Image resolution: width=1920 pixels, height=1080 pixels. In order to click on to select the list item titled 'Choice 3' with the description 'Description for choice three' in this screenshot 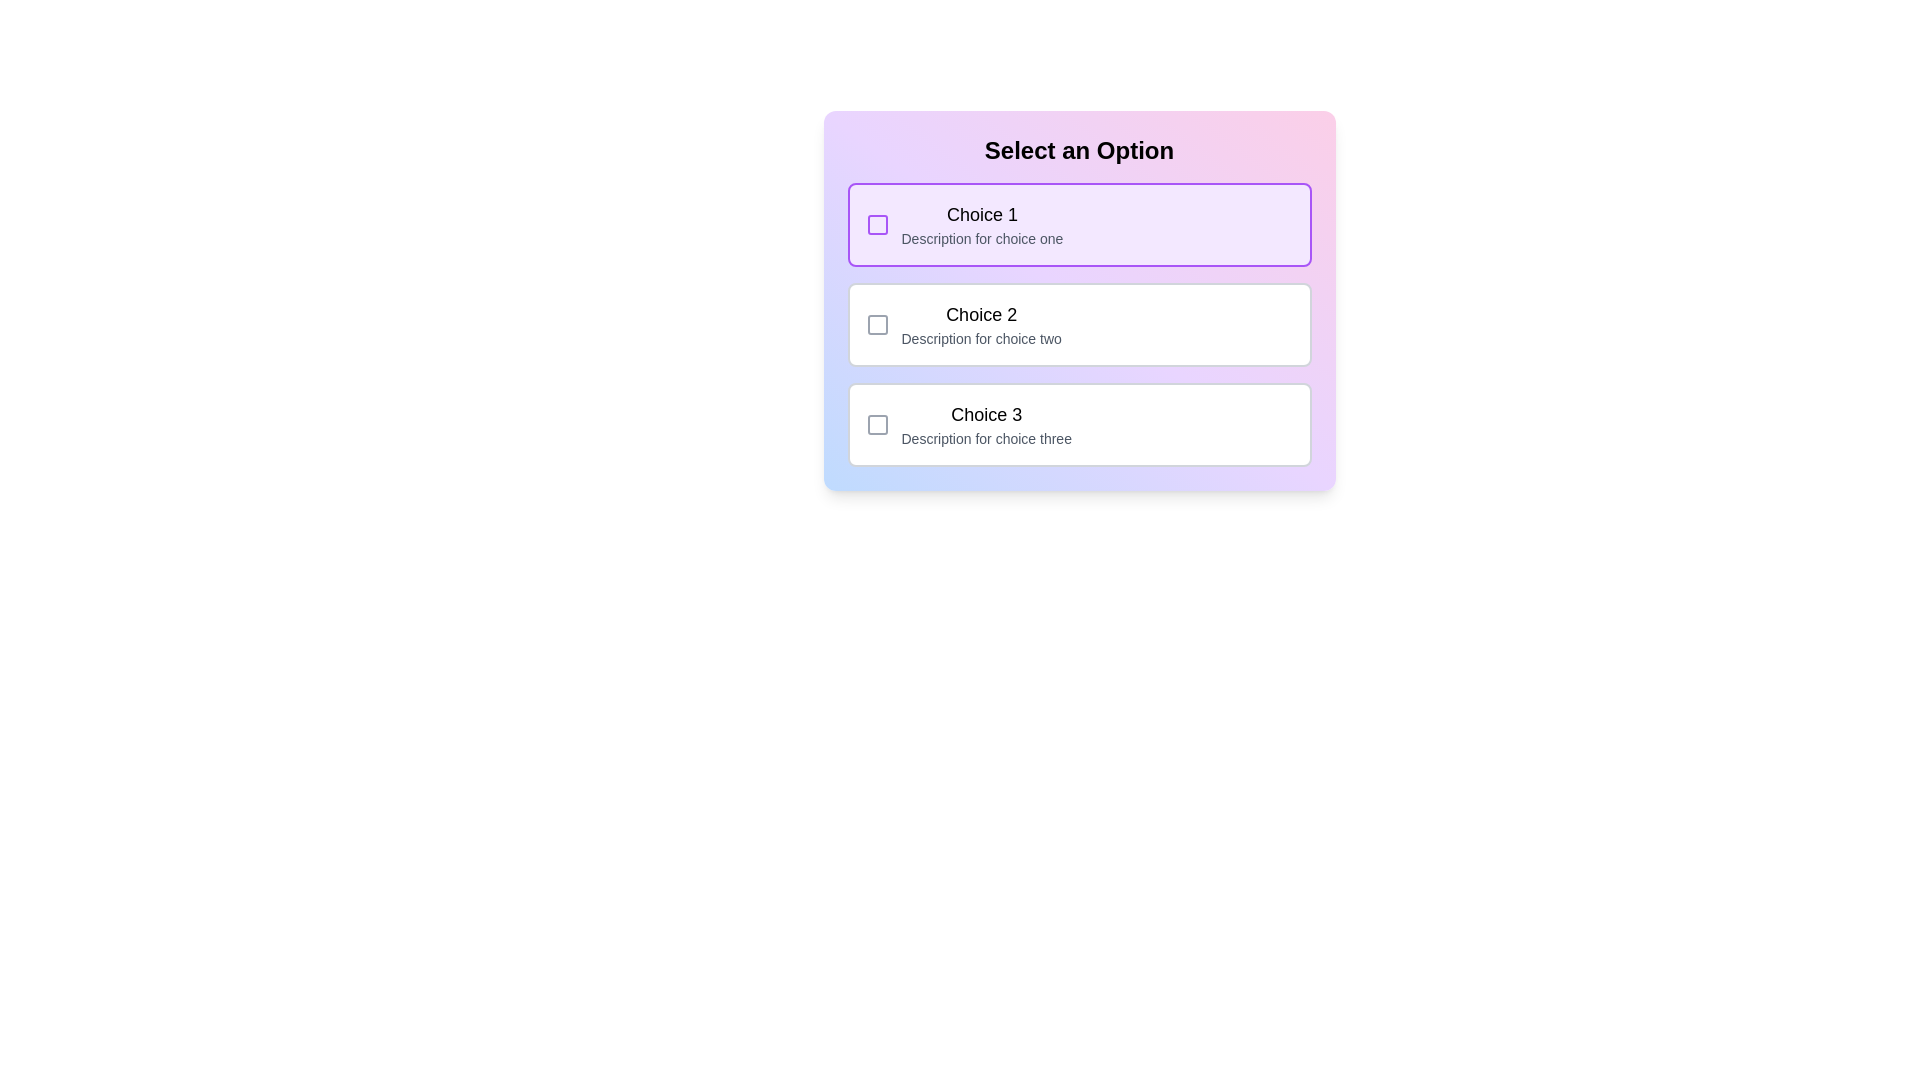, I will do `click(986, 423)`.